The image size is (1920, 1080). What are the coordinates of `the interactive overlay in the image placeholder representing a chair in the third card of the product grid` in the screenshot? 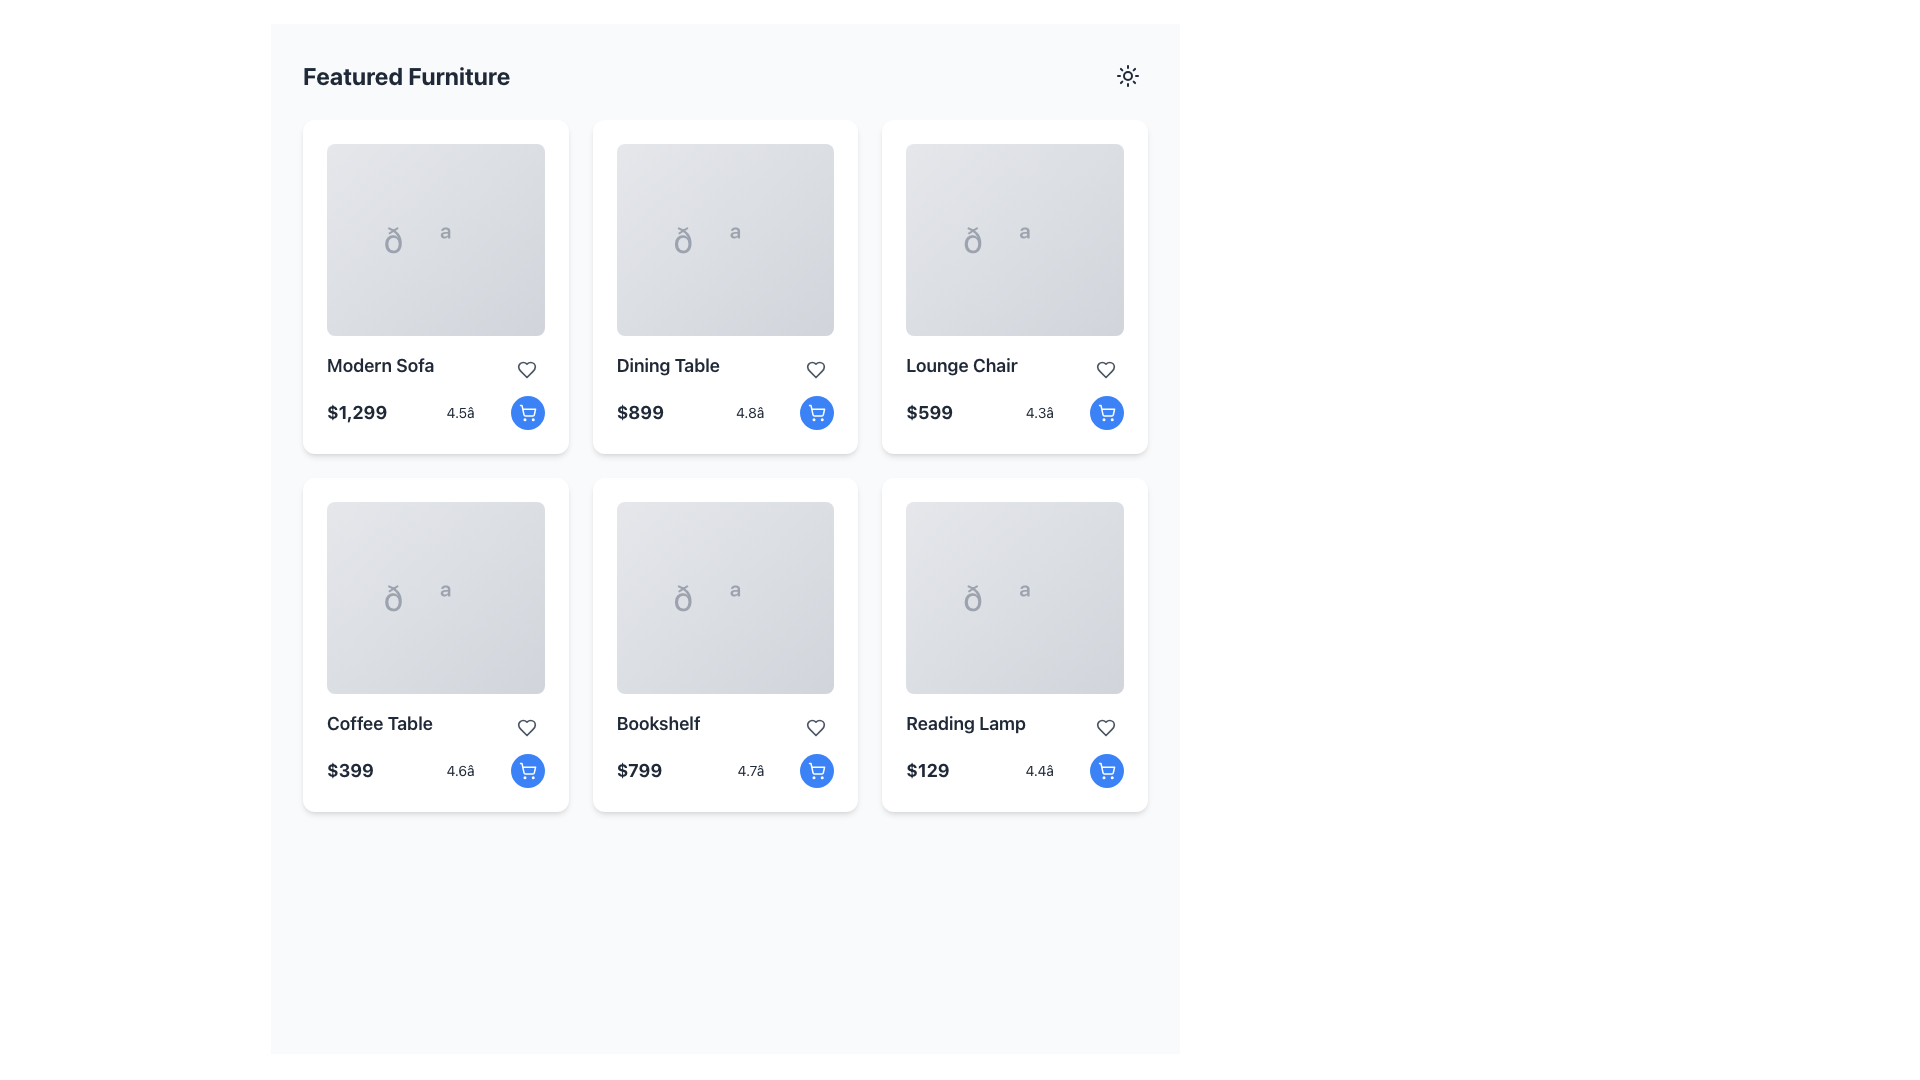 It's located at (1014, 238).